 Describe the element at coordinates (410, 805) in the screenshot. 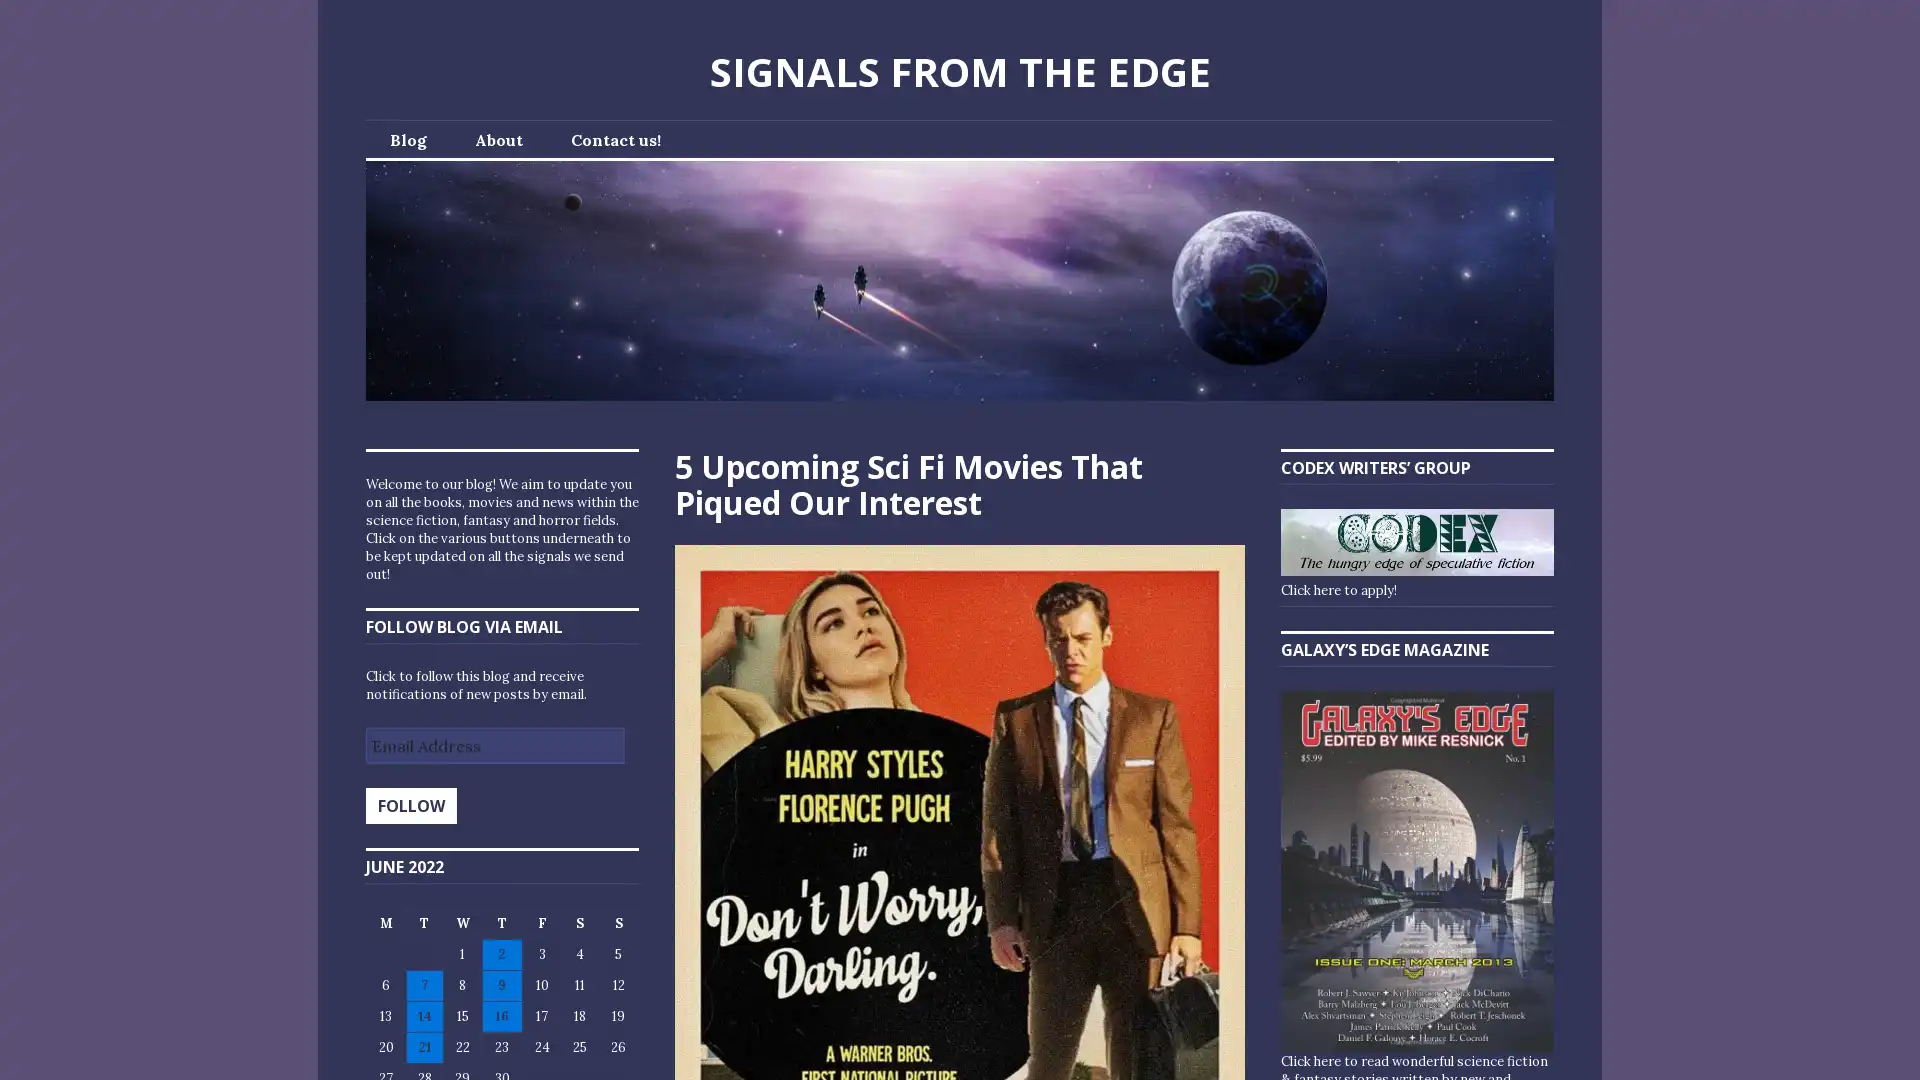

I see `FOLLOW` at that location.